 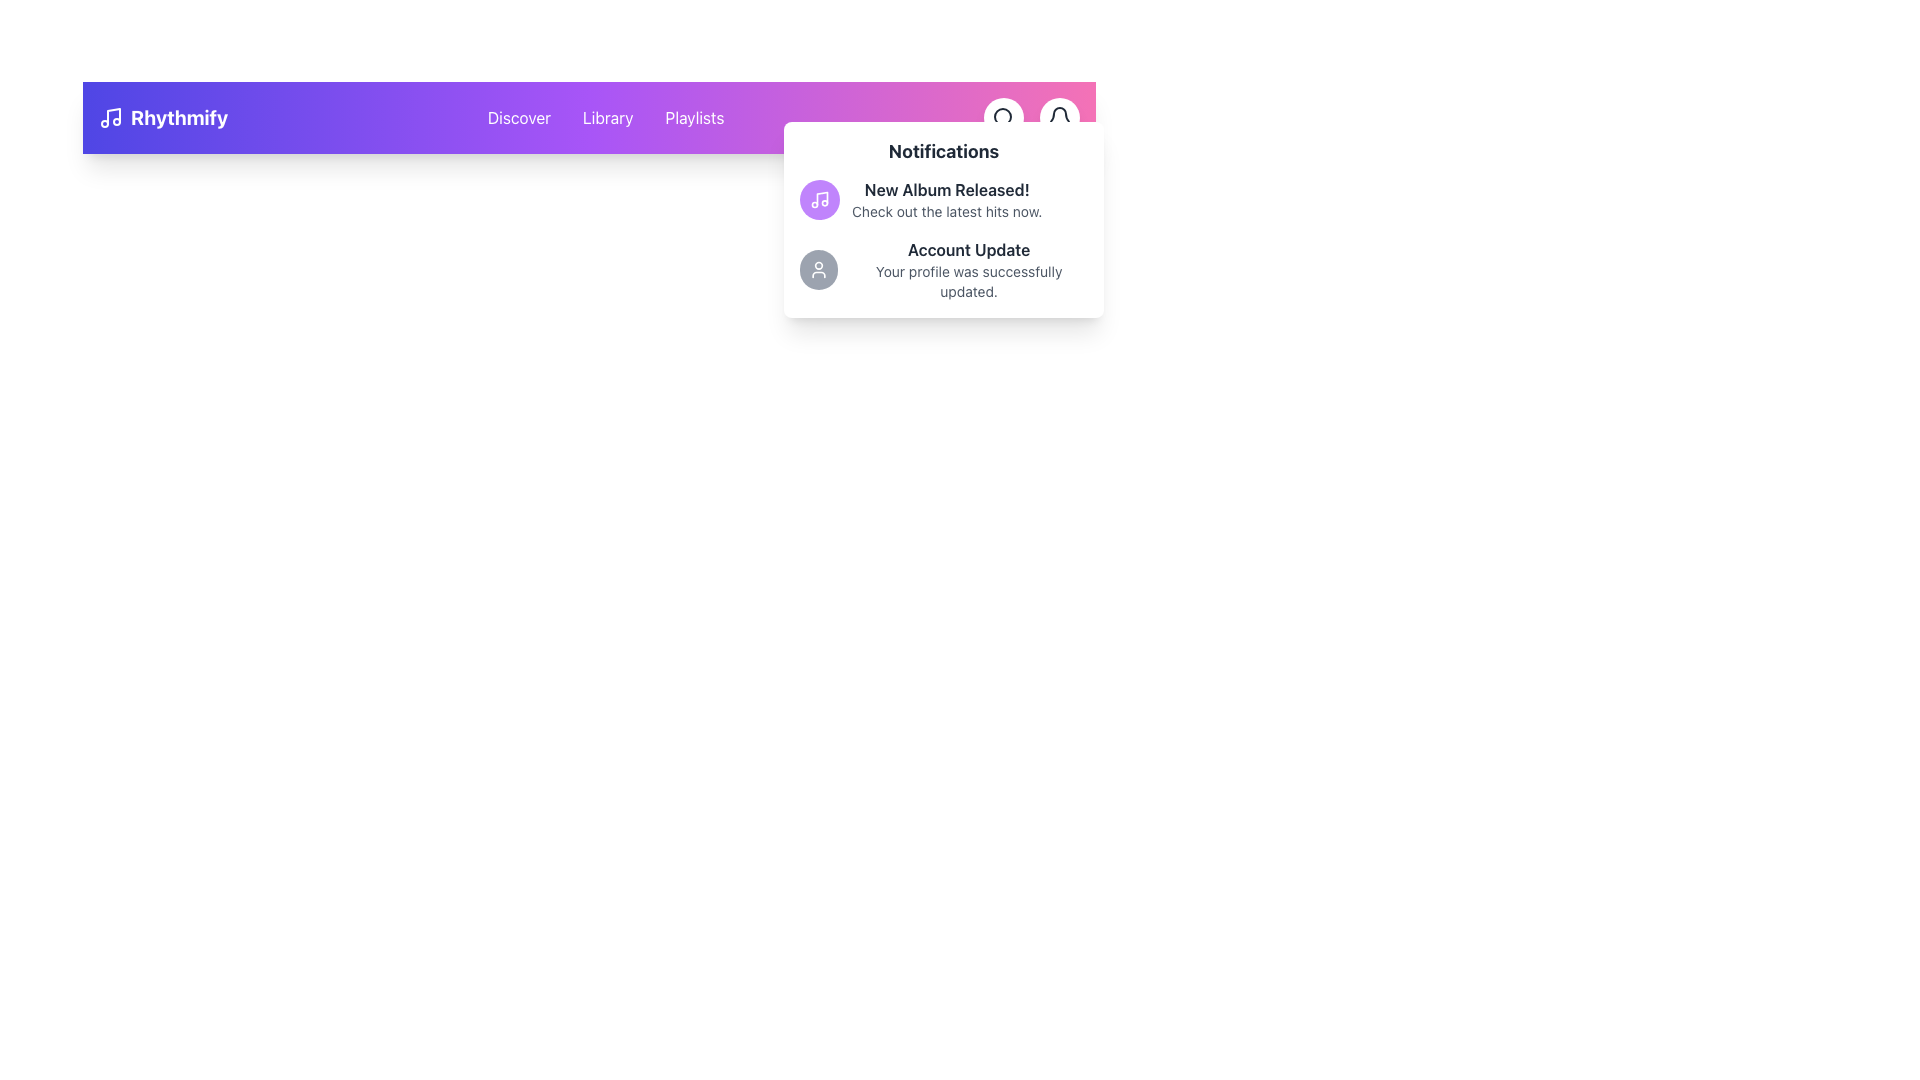 I want to click on the user-related notification icon that signifies an 'Account Update' notification, located to the left of the text 'Account Update' and 'Your profile was successfully updated.', so click(x=819, y=270).